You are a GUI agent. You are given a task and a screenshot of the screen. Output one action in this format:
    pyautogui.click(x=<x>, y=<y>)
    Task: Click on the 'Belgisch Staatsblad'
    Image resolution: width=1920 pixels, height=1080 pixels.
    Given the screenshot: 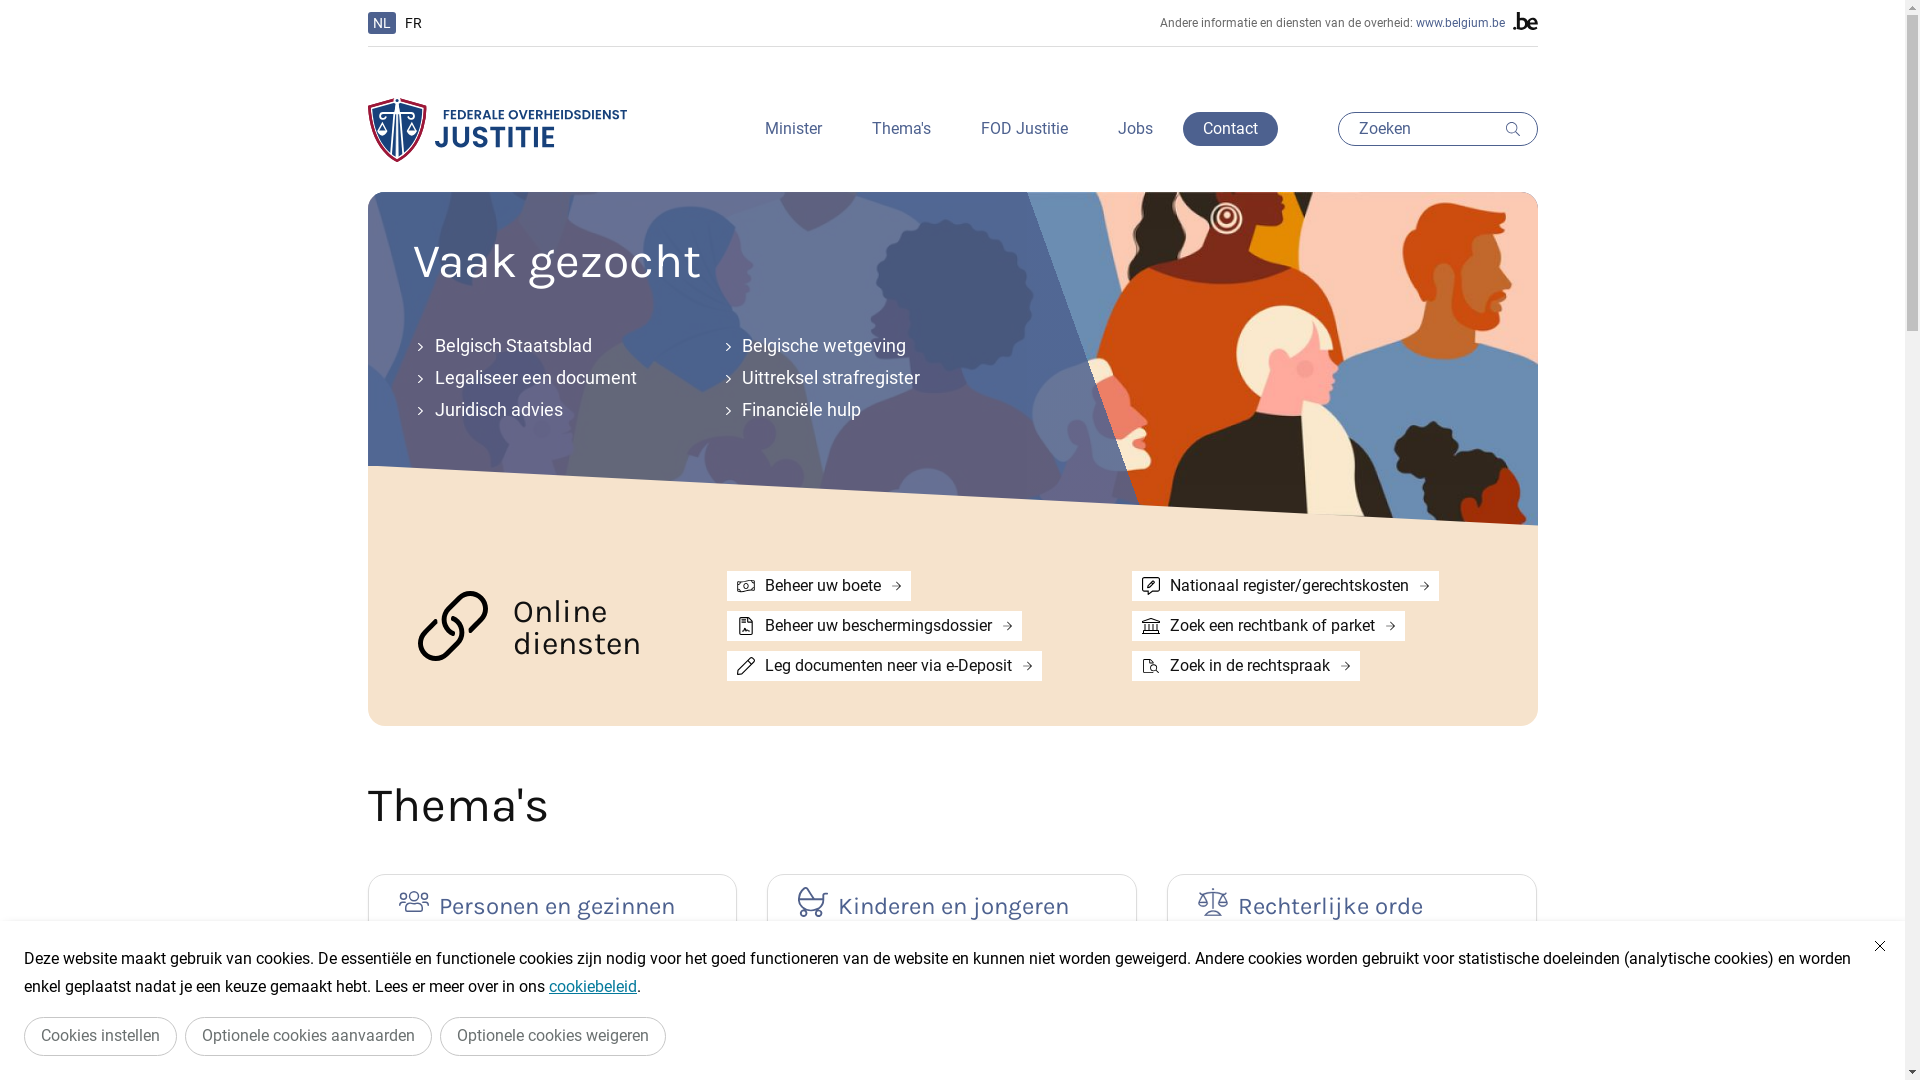 What is the action you would take?
    pyautogui.click(x=542, y=345)
    